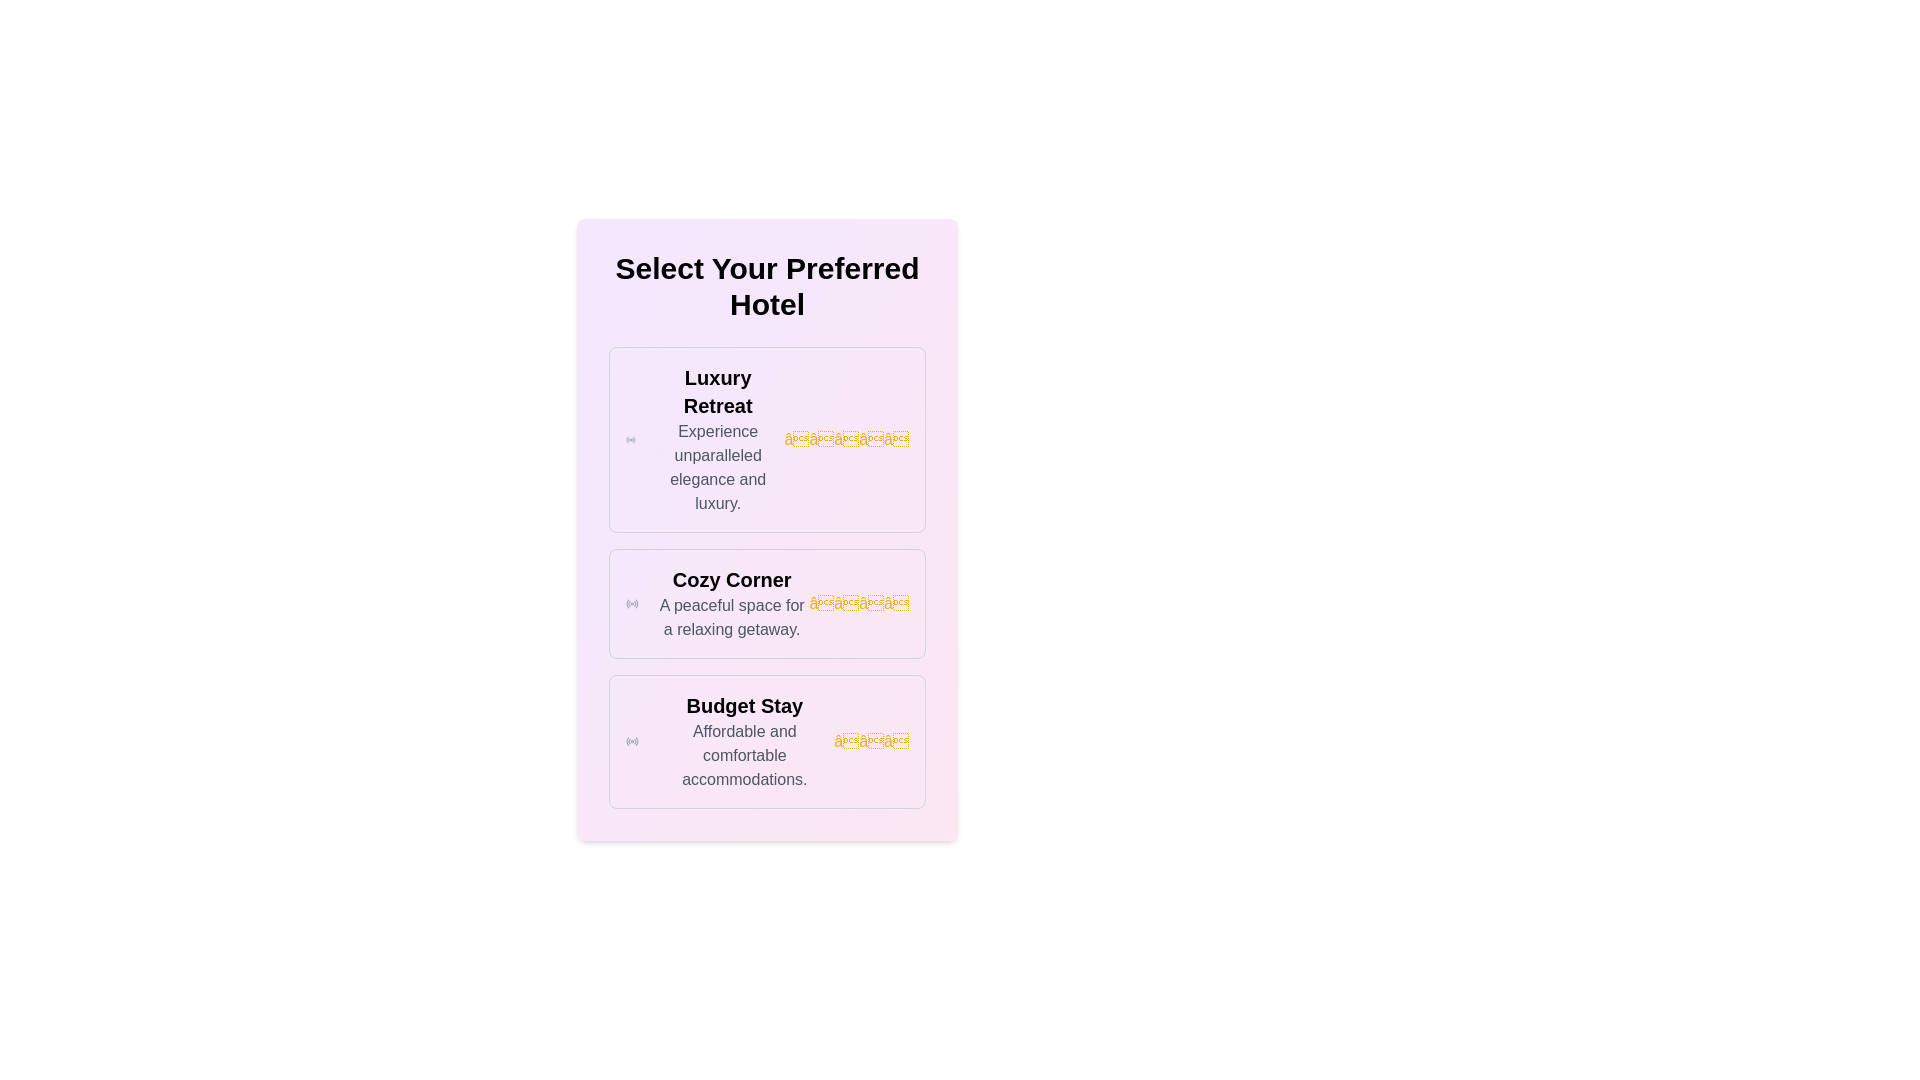 This screenshot has width=1920, height=1080. I want to click on the text label element displaying 'Budget Stay', which is styled as a header and positioned above the subtitle in the options column for hotel selection, so click(743, 704).